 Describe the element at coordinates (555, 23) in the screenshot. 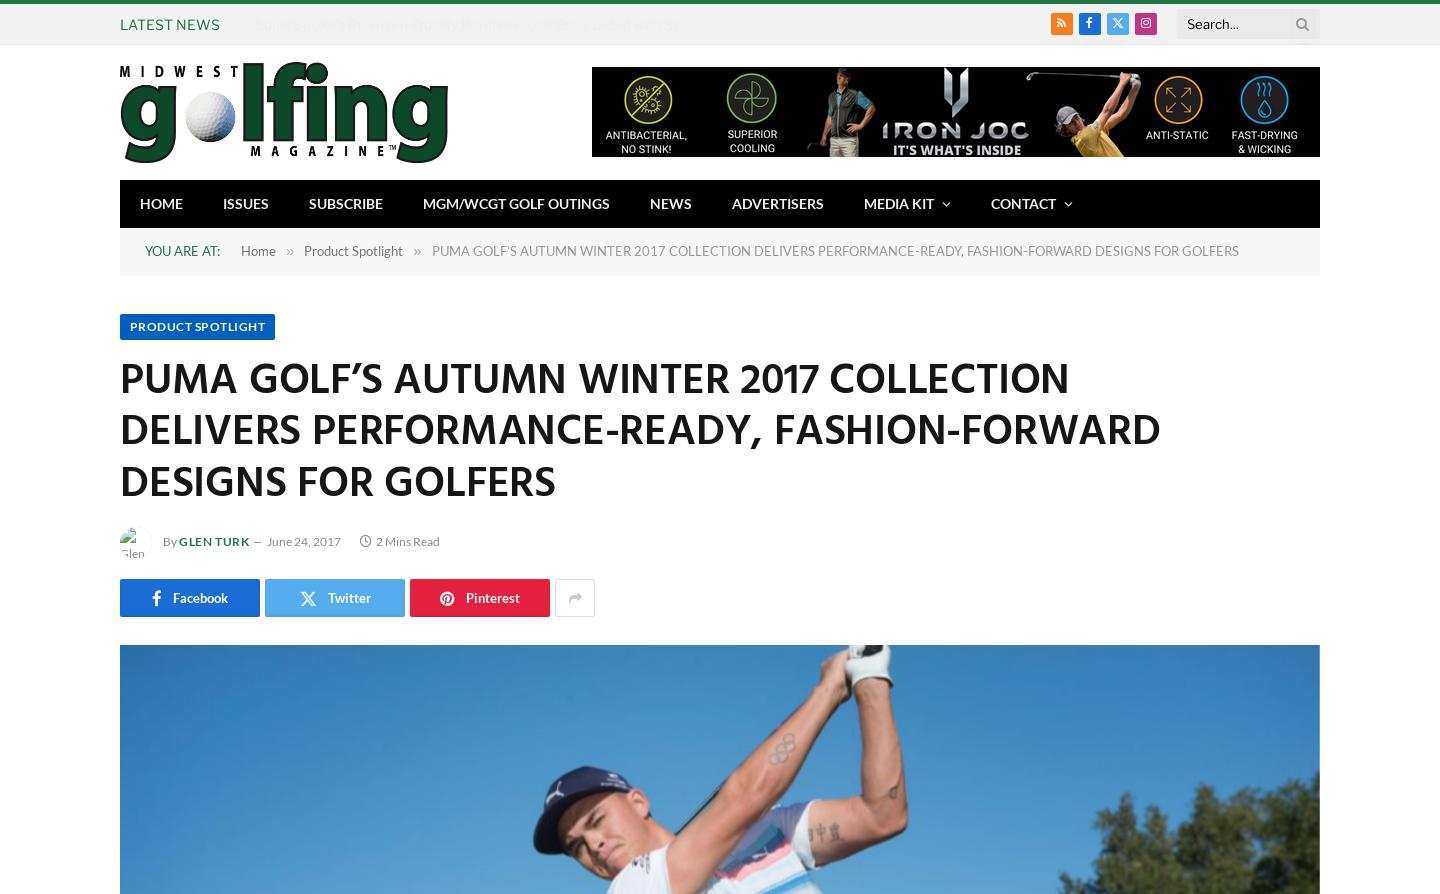

I see `'SuperStroke’s Premium-Quality Pantheon Golf Bags Debut with Stand, Hybrid and Cart Models'` at that location.